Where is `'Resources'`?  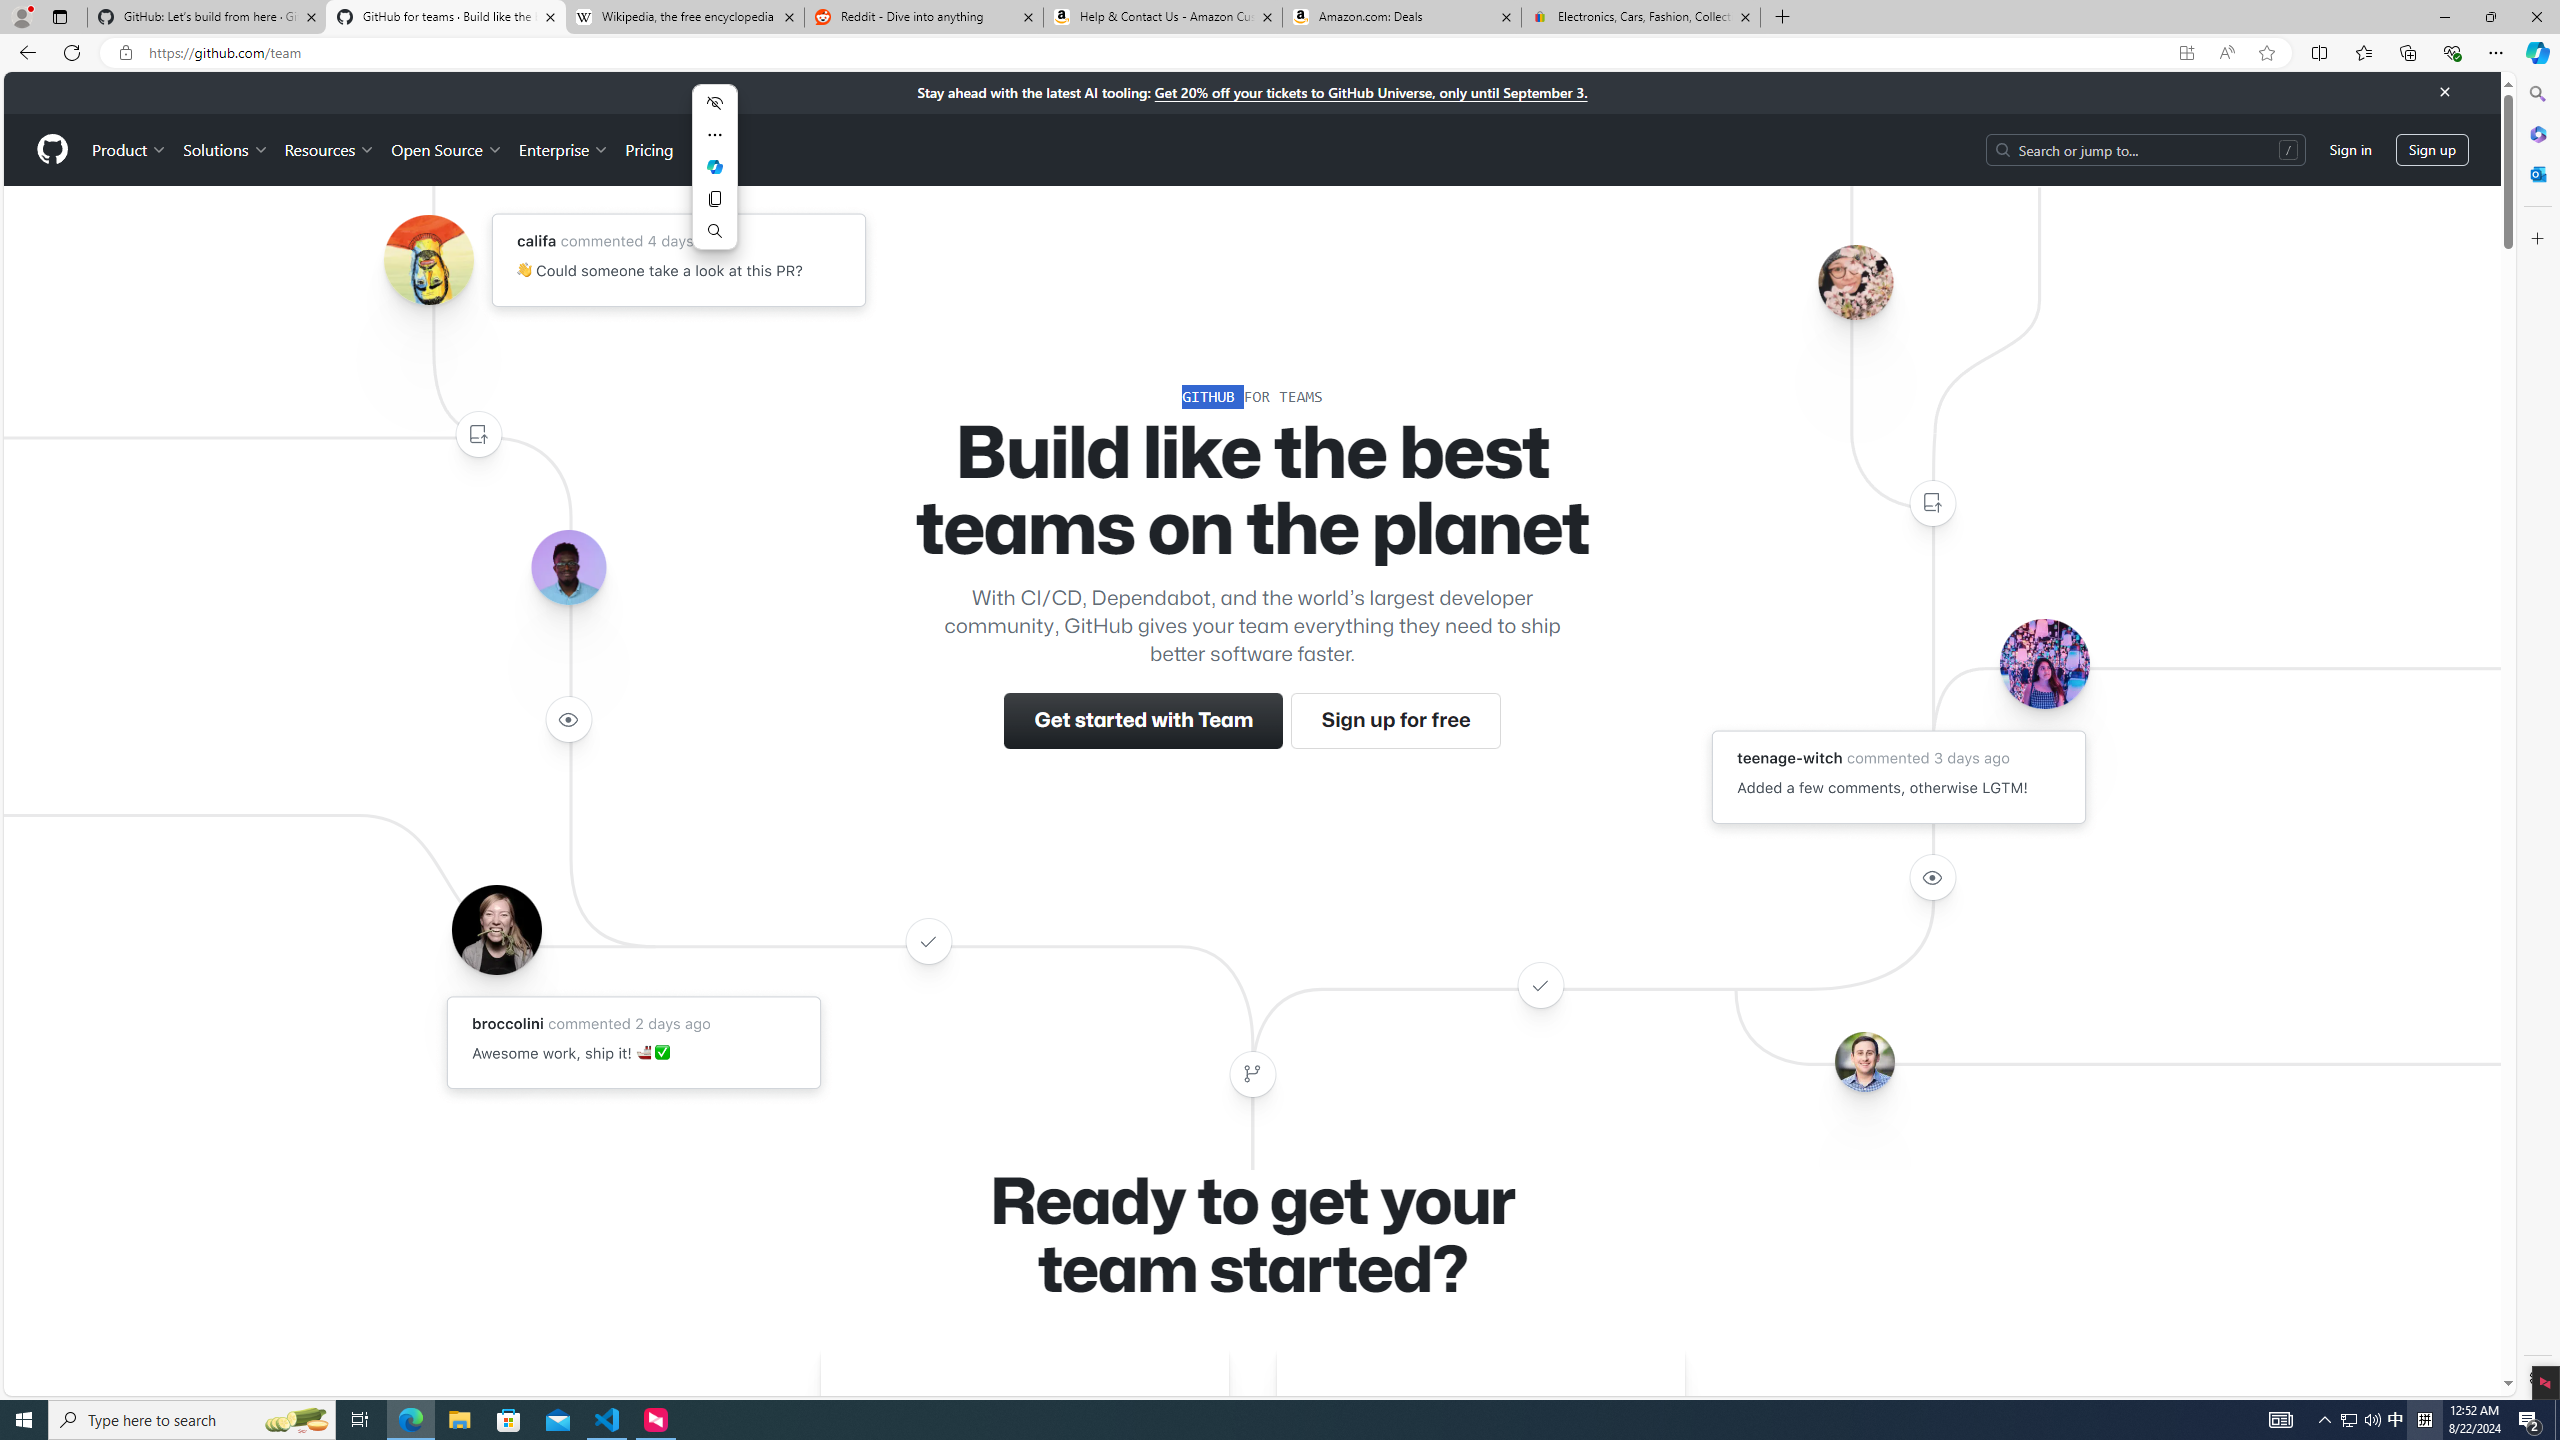
'Resources' is located at coordinates (330, 149).